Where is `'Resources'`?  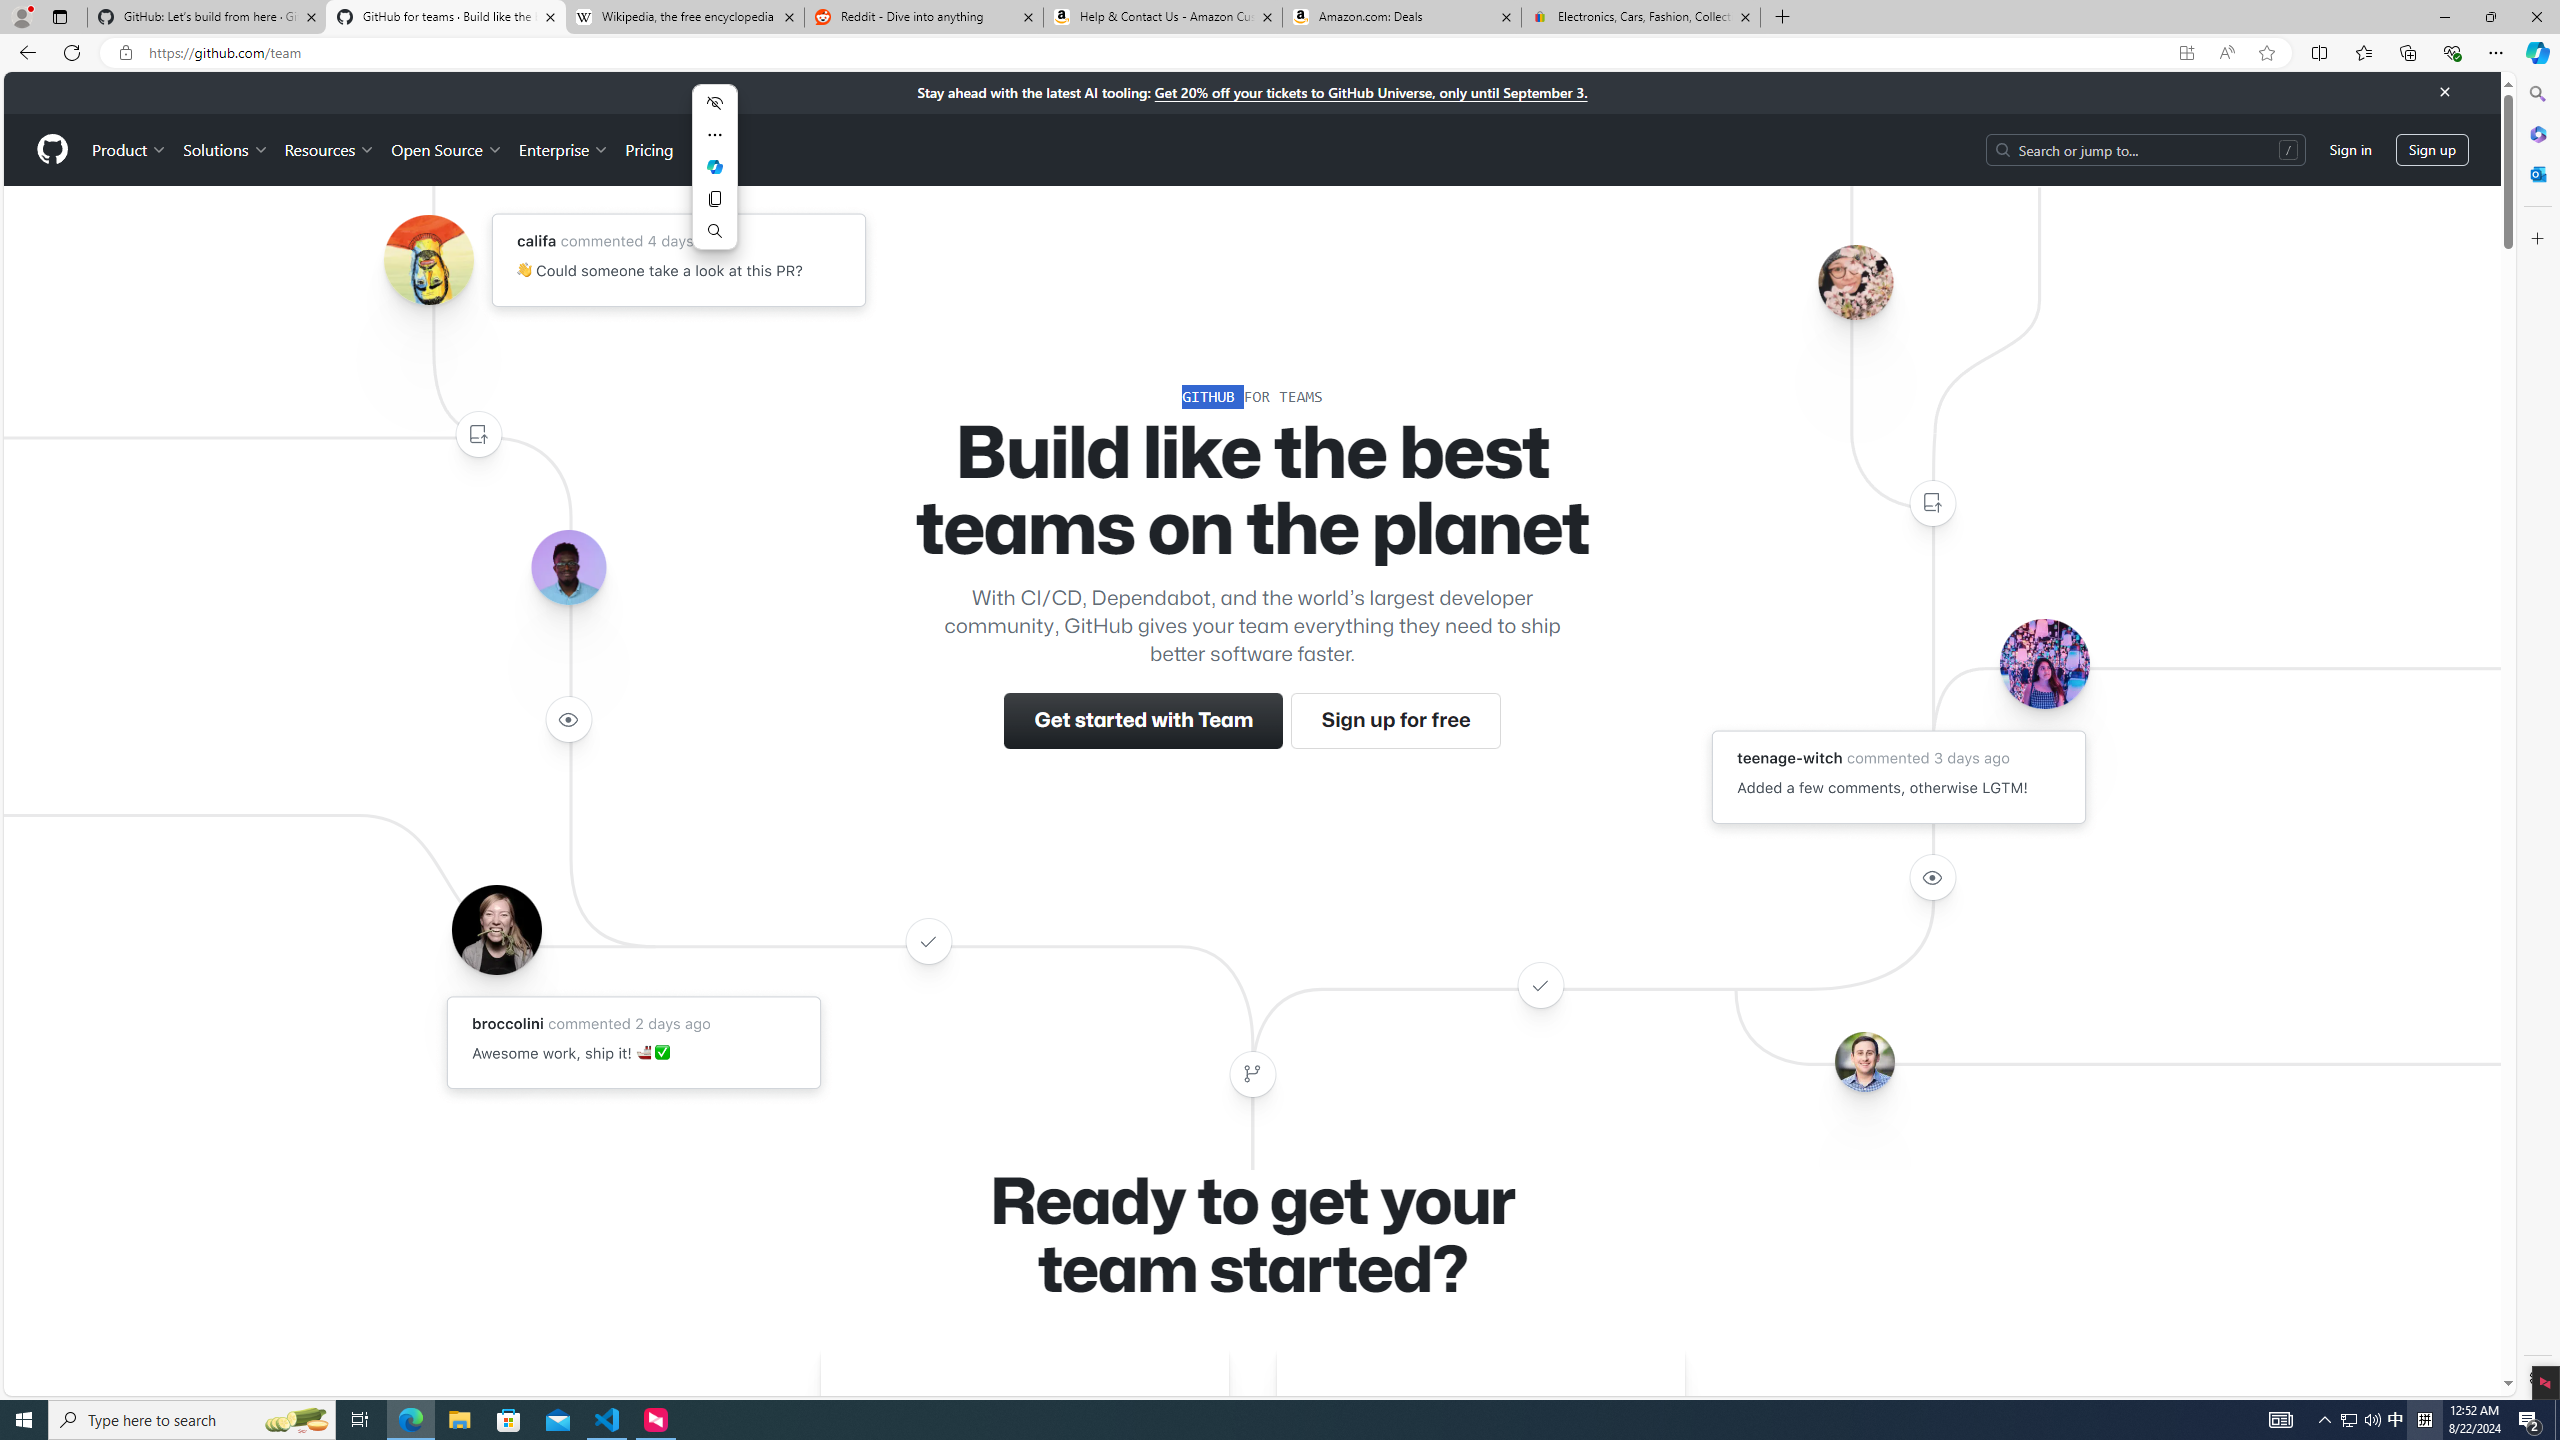
'Resources' is located at coordinates (330, 149).